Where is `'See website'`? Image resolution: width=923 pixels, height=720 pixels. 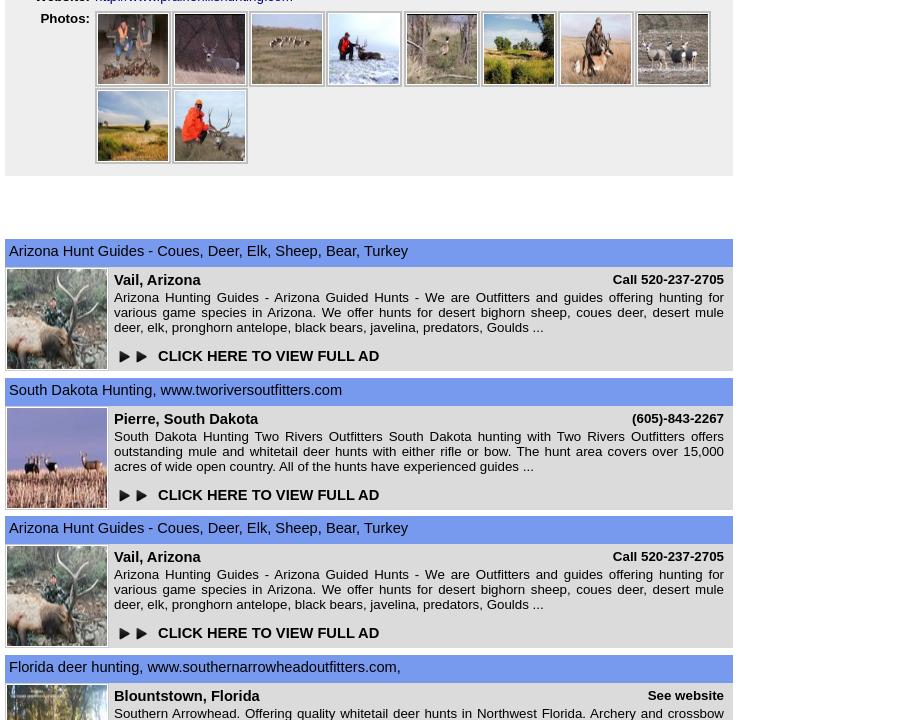 'See website' is located at coordinates (684, 693).